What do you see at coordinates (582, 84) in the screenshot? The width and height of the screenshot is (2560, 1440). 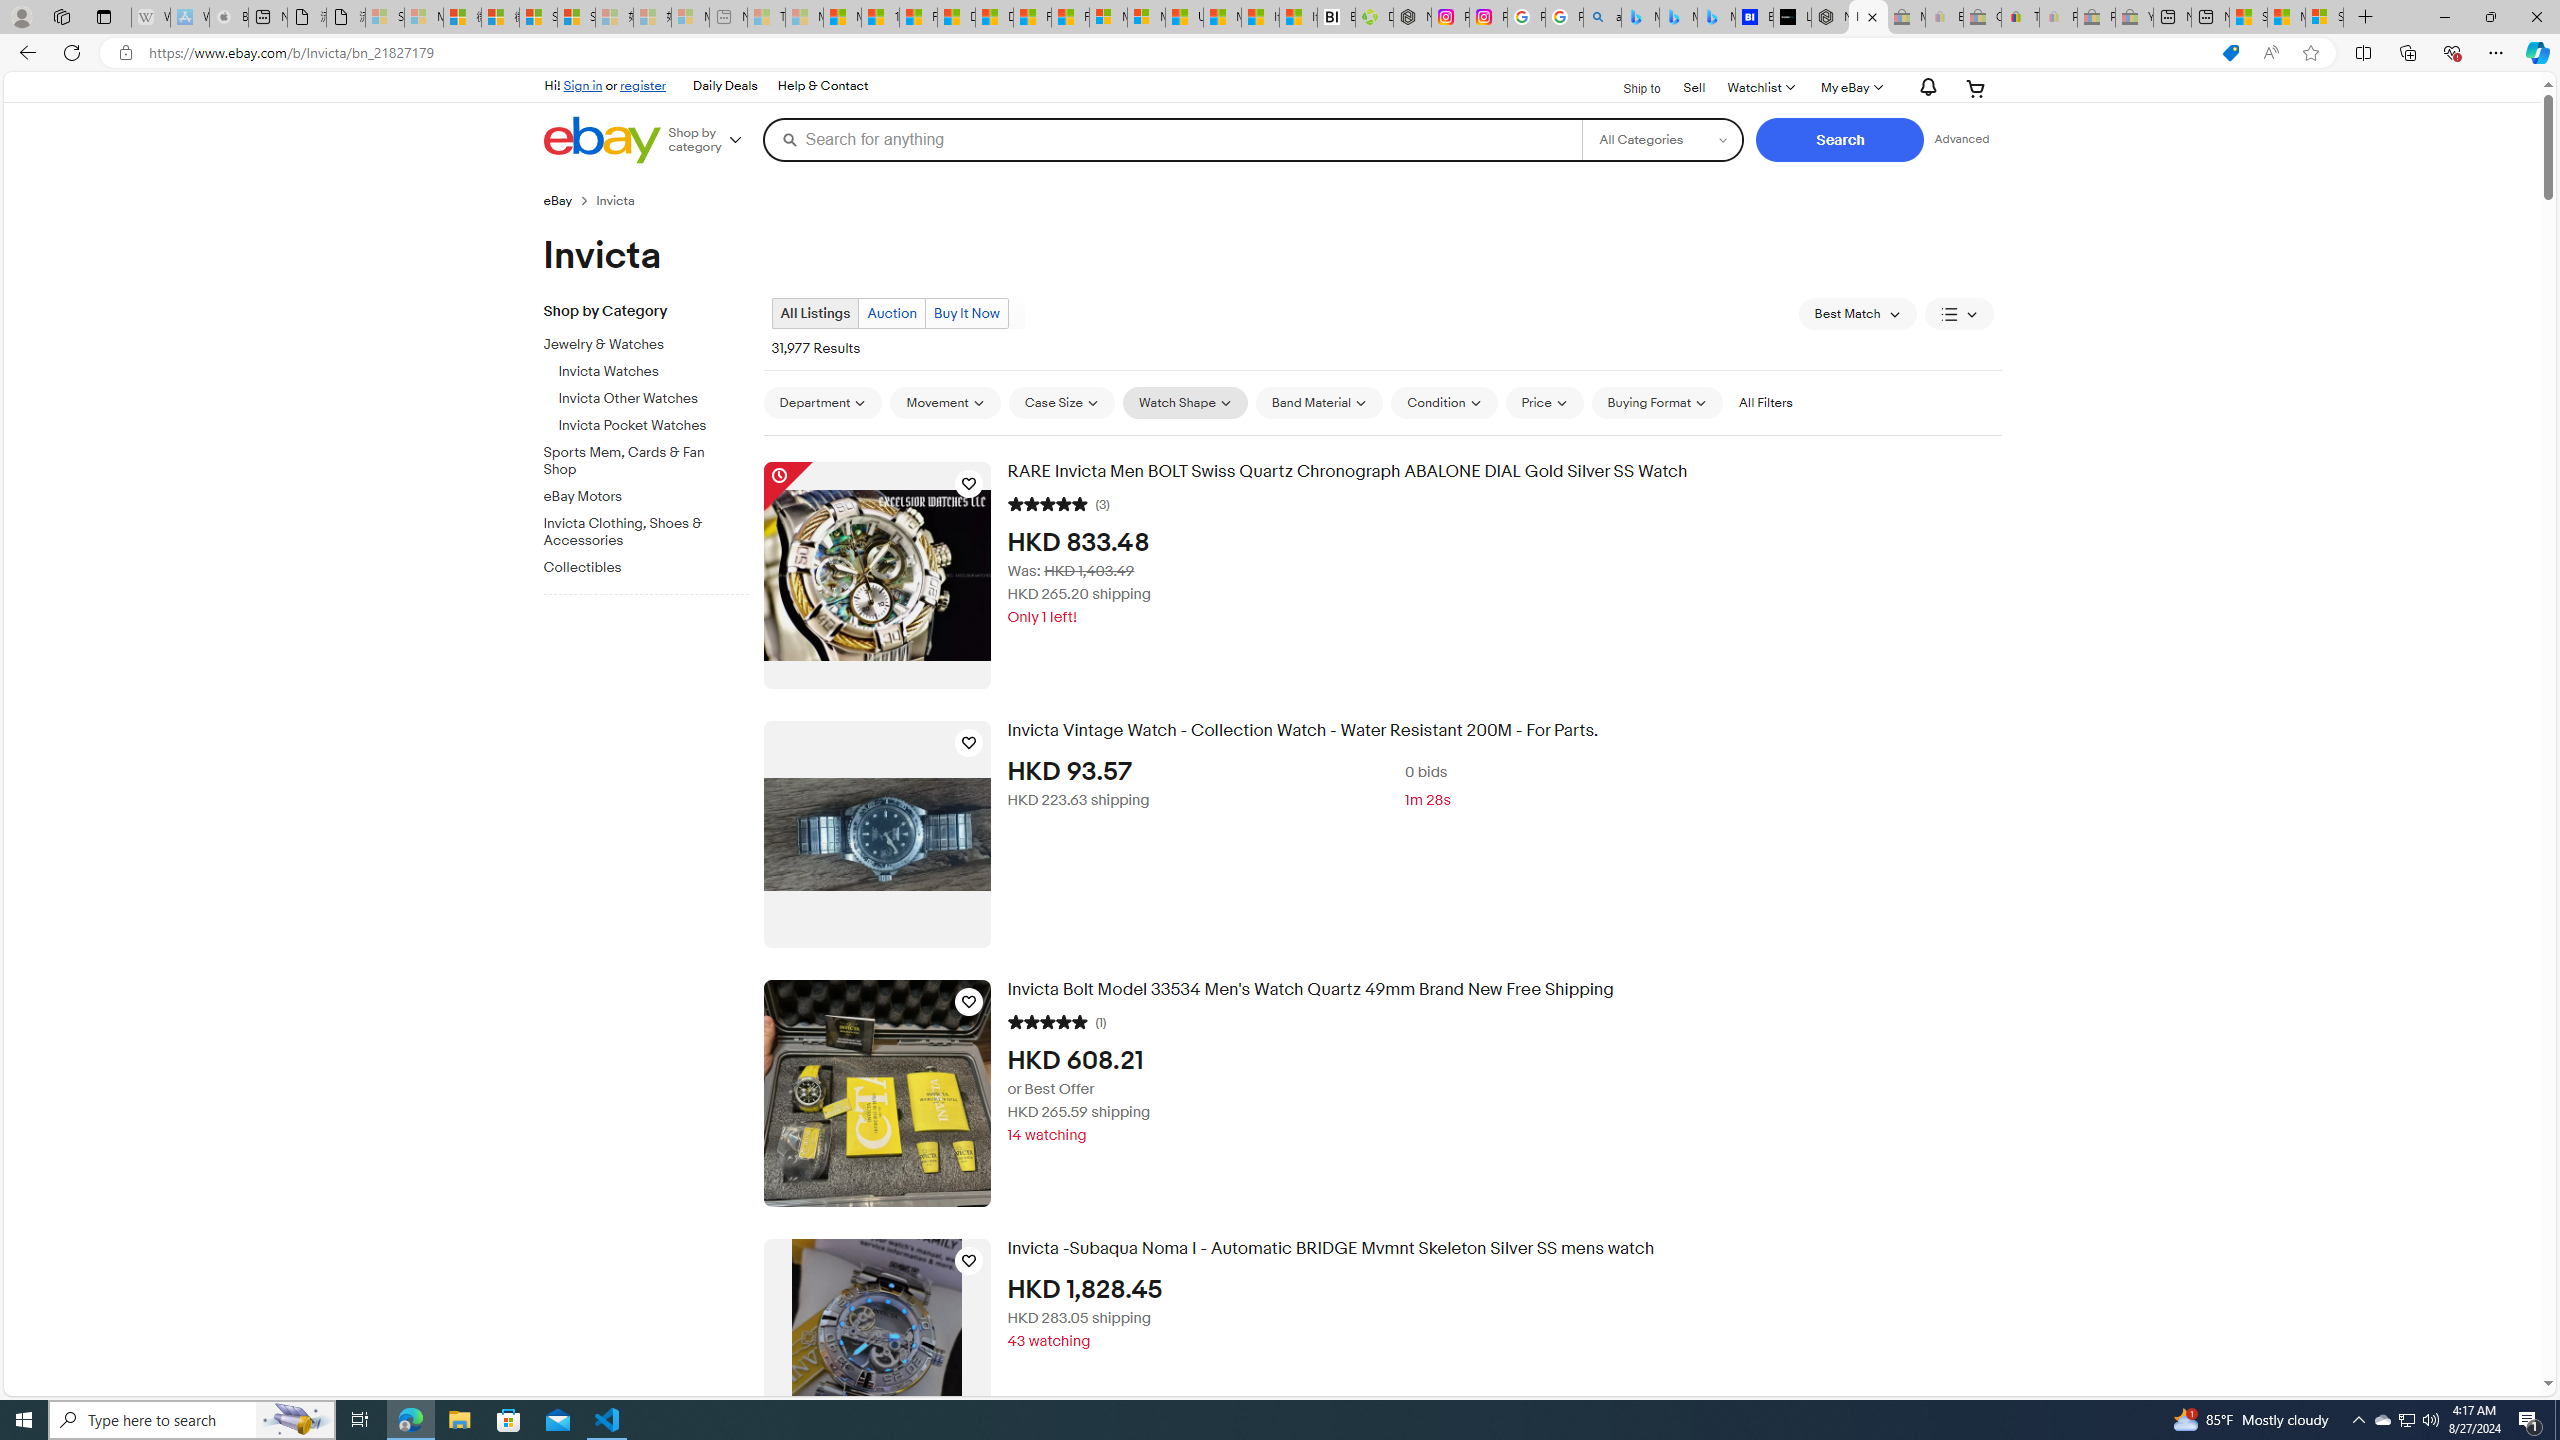 I see `'Sign in'` at bounding box center [582, 84].